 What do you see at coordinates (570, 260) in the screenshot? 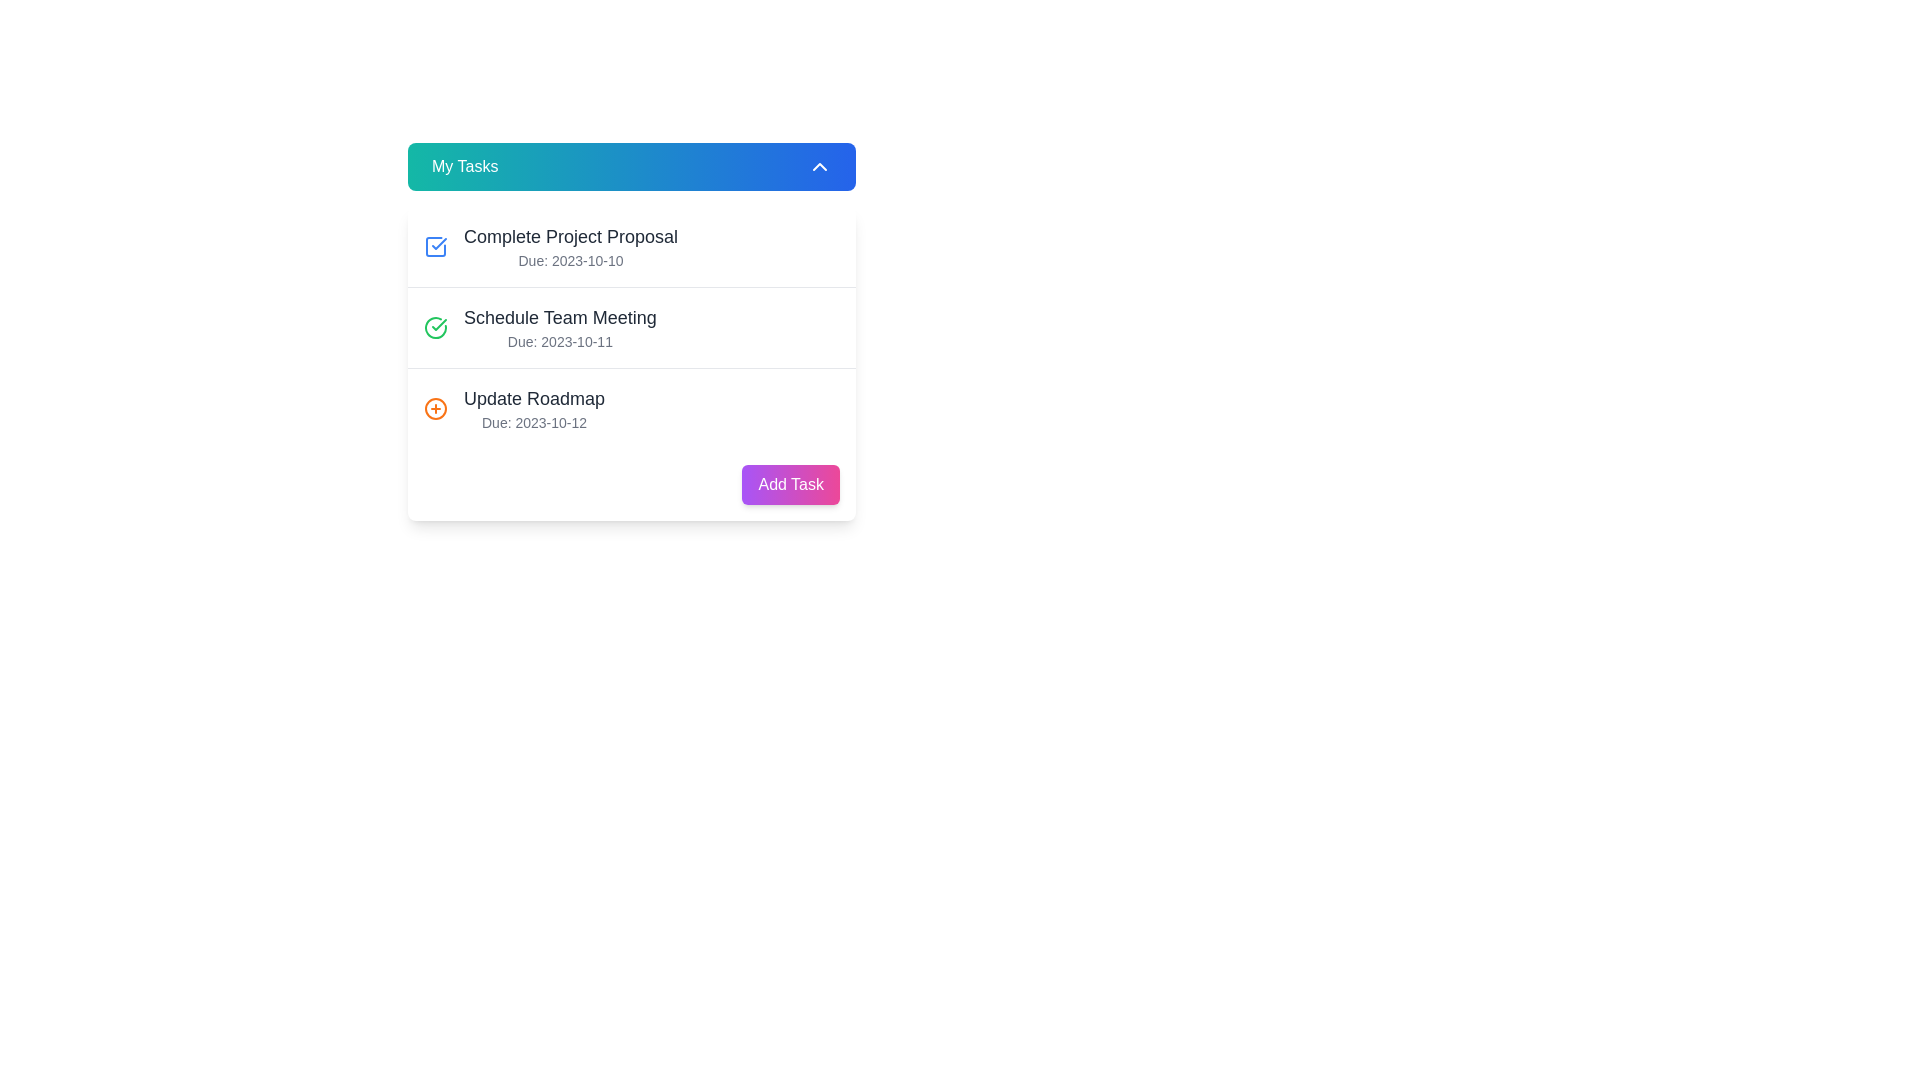
I see `the informational label indicating the due date of the task 'Complete Project Proposal', which is positioned directly underneath its title` at bounding box center [570, 260].